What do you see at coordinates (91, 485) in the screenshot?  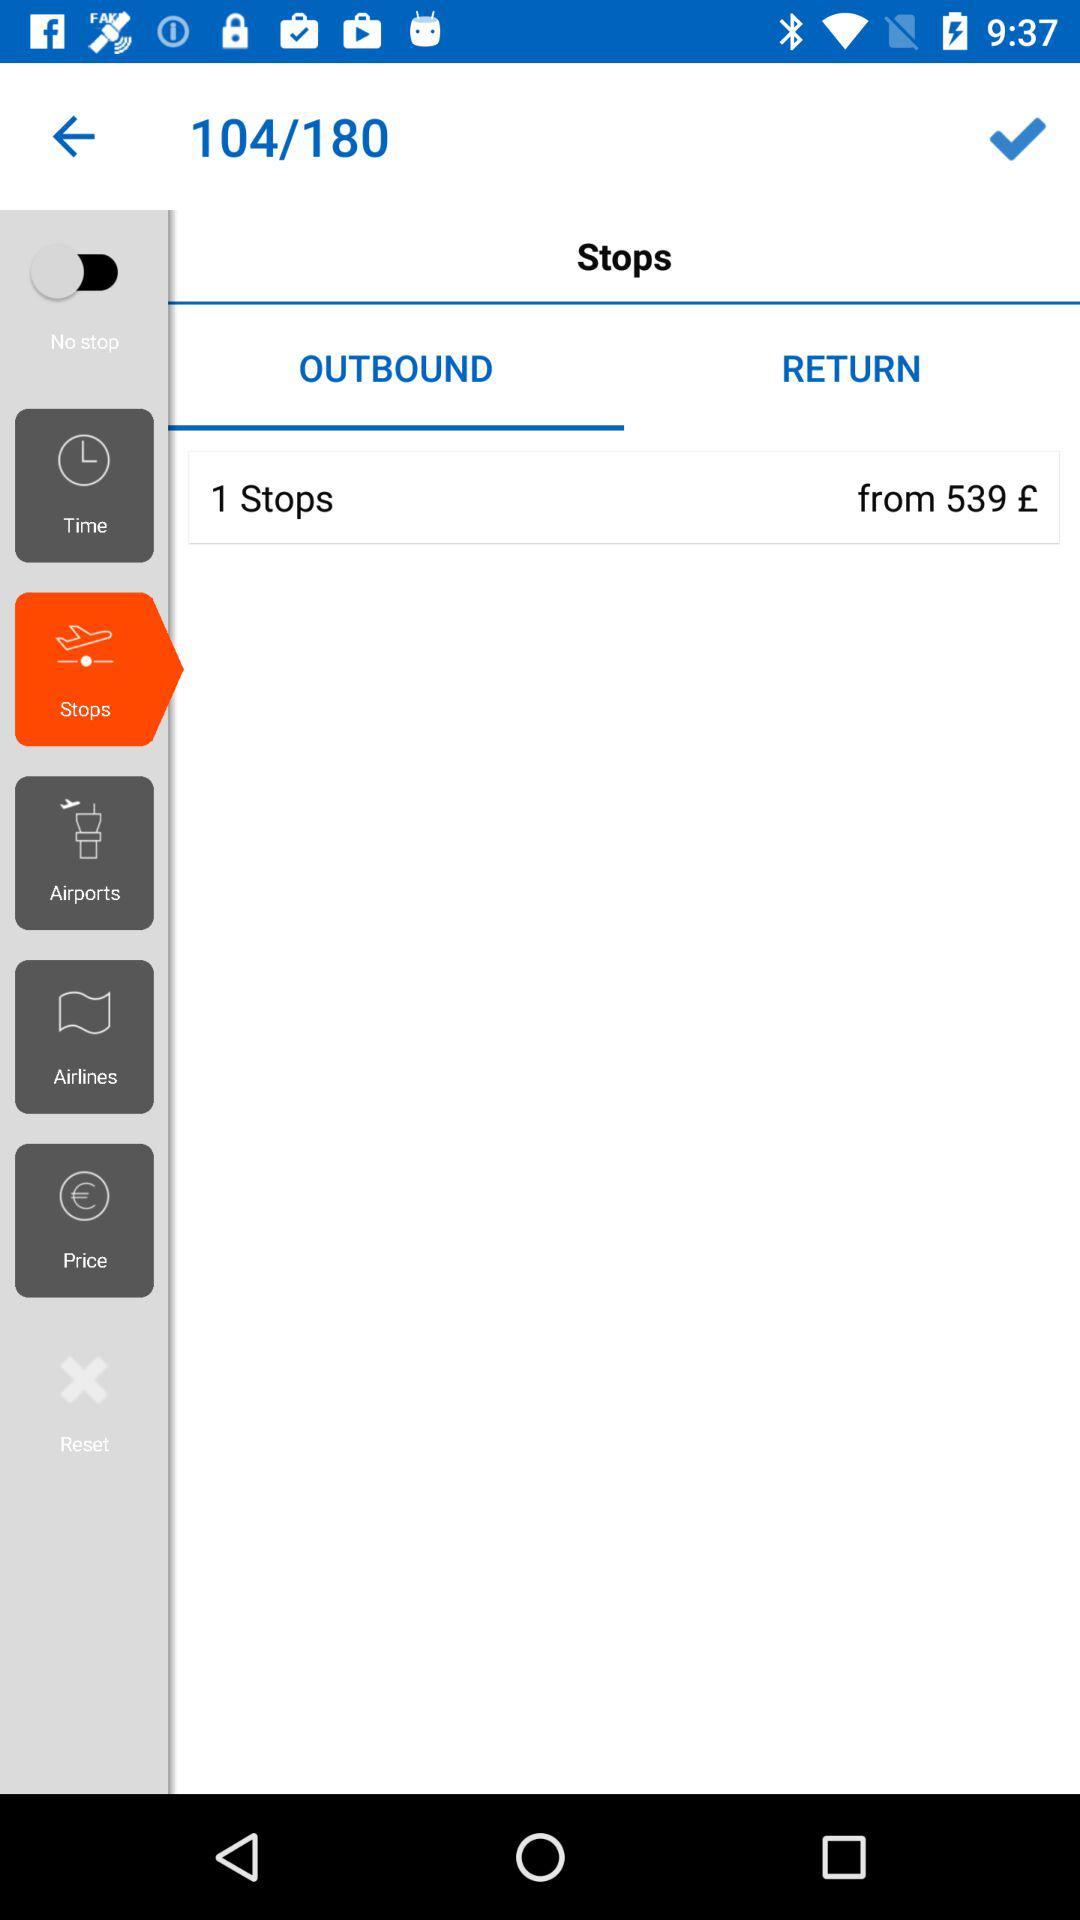 I see `time icon` at bounding box center [91, 485].